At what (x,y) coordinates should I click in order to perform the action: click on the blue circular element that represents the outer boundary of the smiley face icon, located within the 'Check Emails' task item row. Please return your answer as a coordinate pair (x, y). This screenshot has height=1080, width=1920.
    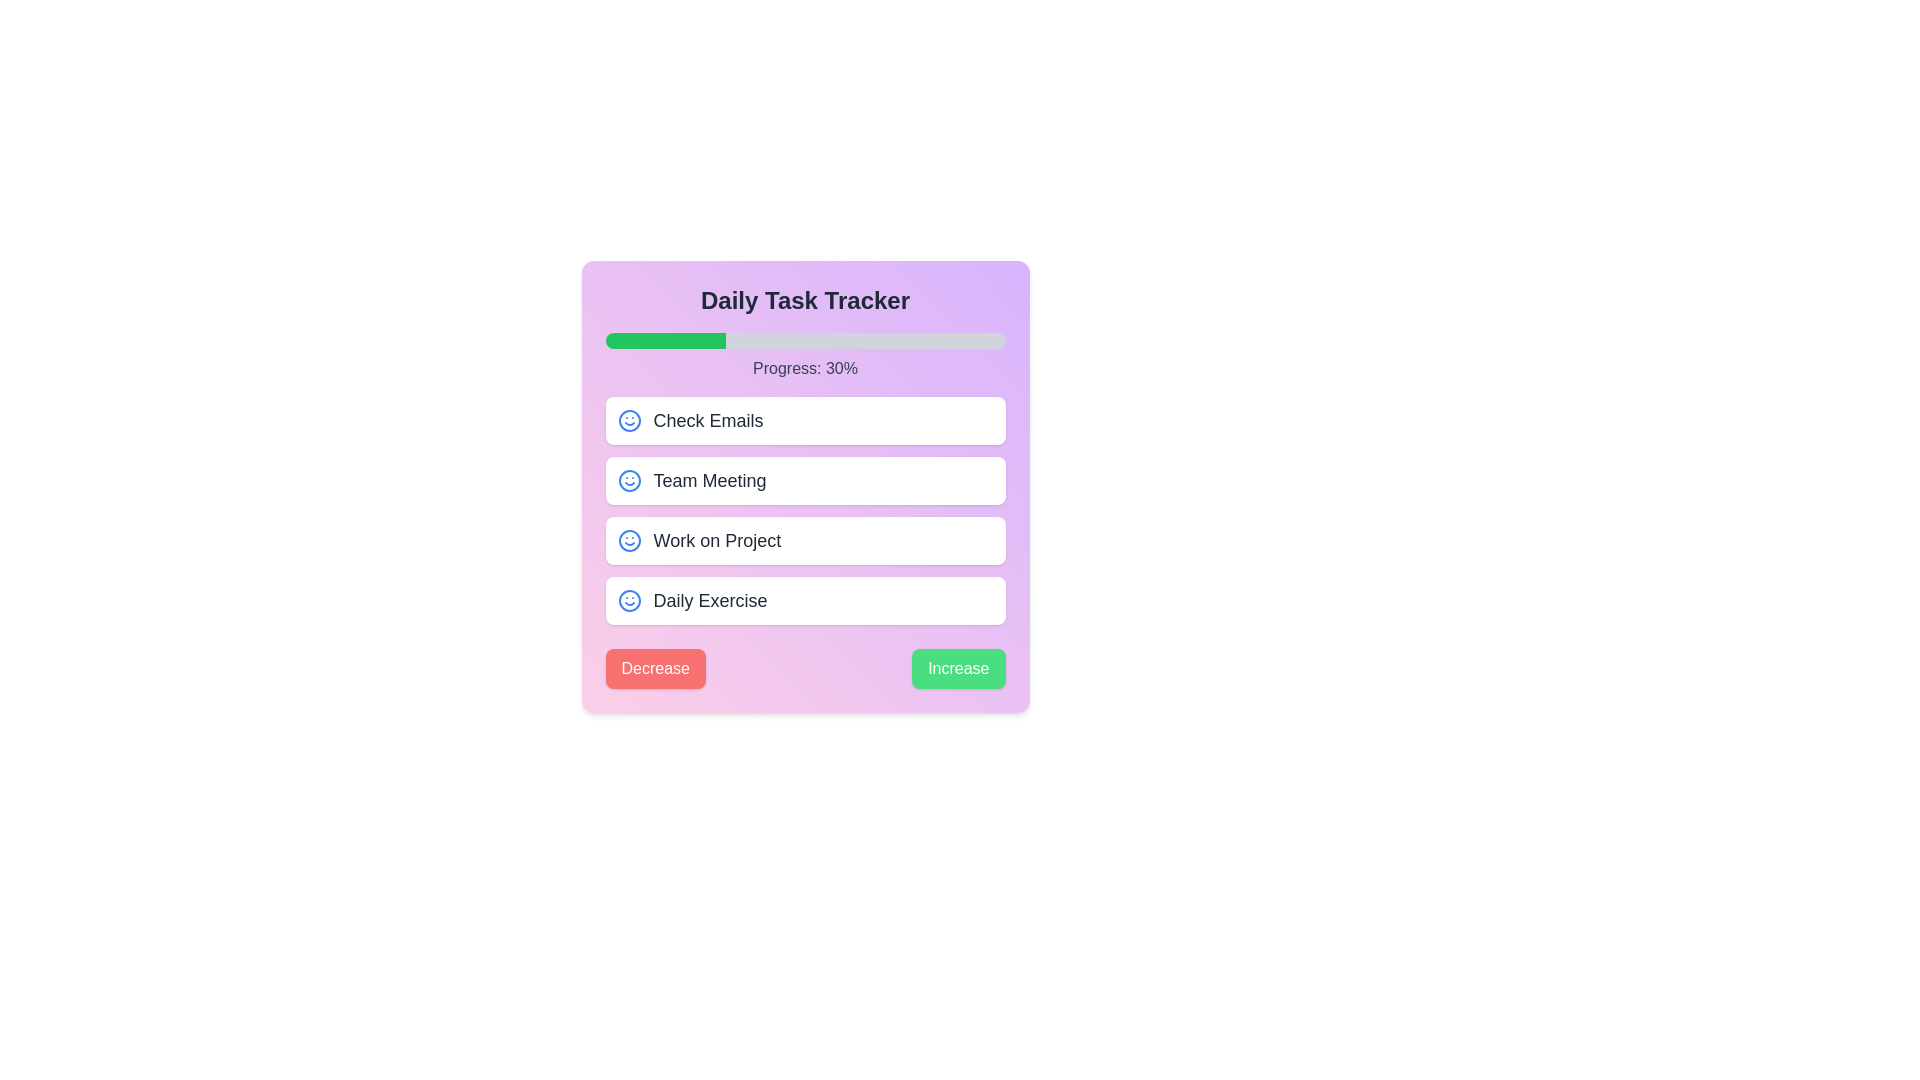
    Looking at the image, I should click on (628, 600).